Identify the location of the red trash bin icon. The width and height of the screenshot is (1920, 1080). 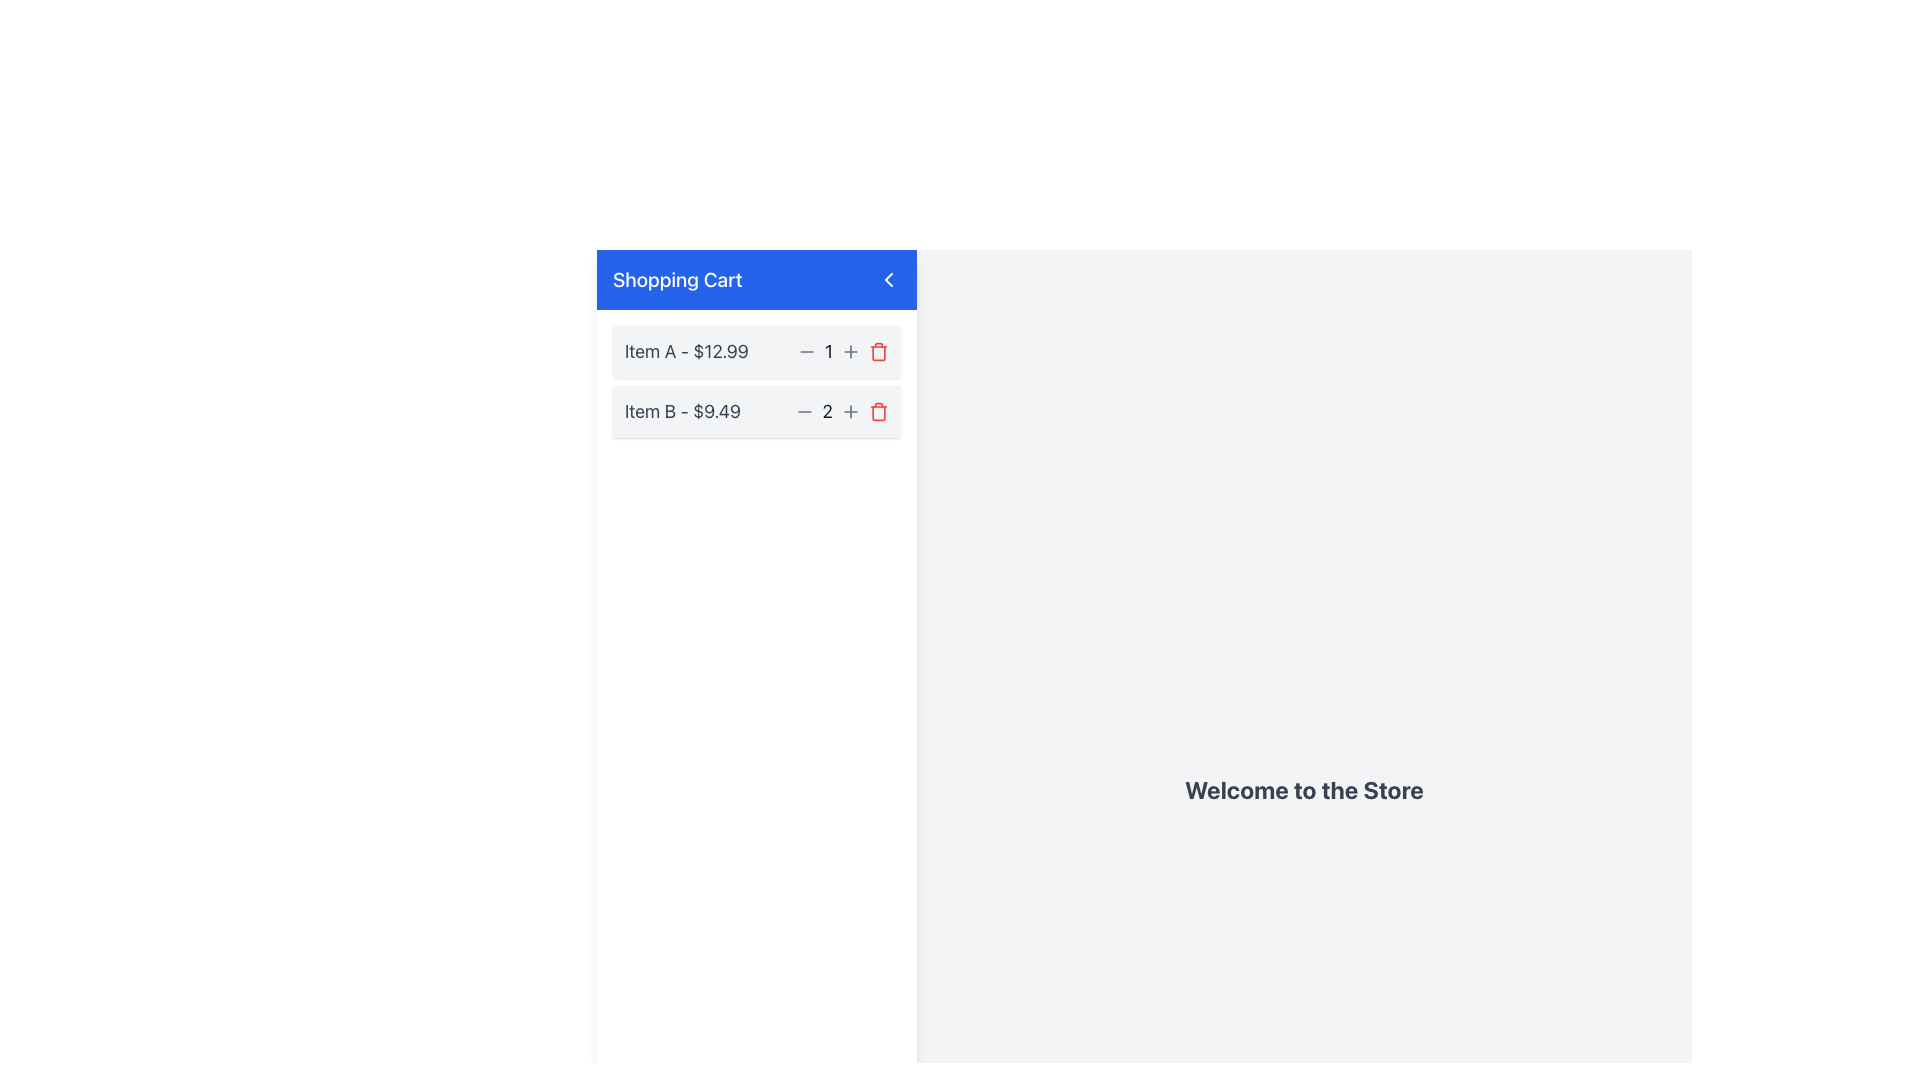
(878, 350).